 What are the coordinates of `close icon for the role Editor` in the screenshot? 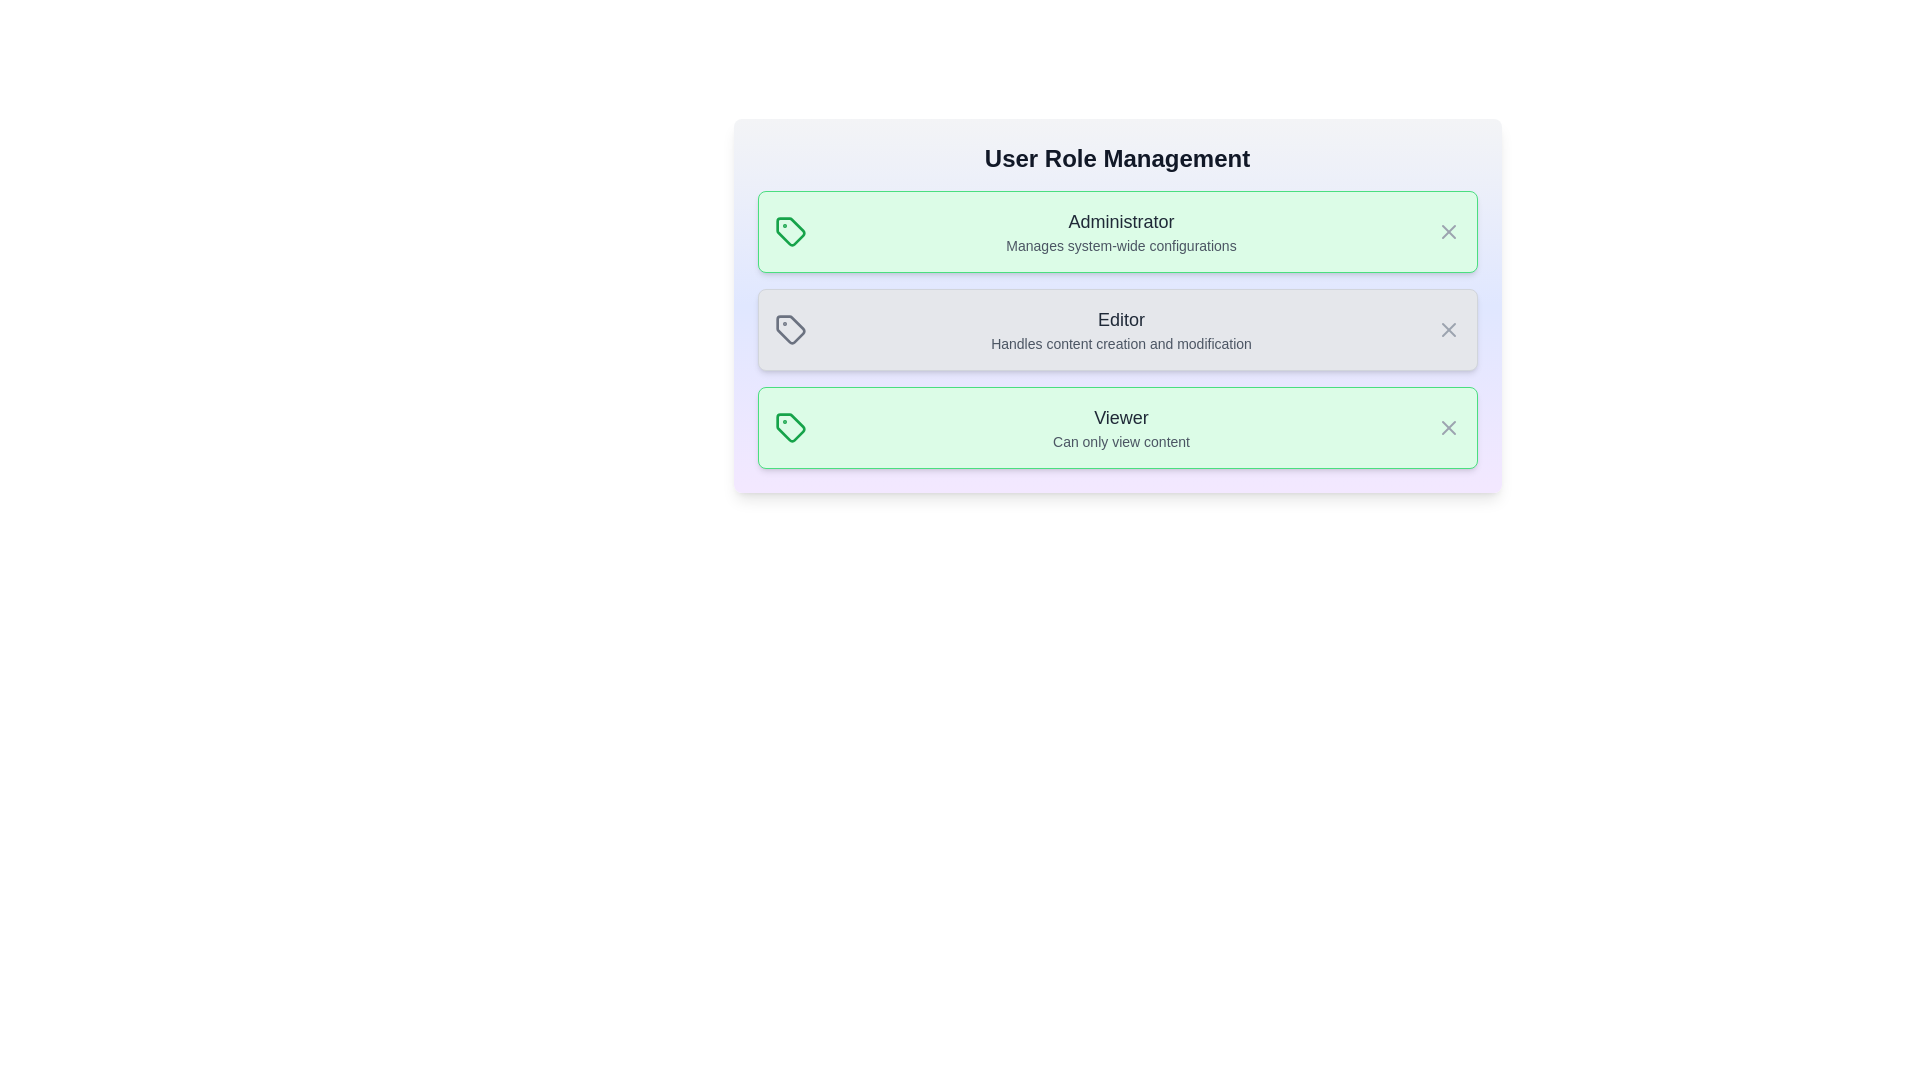 It's located at (1448, 329).